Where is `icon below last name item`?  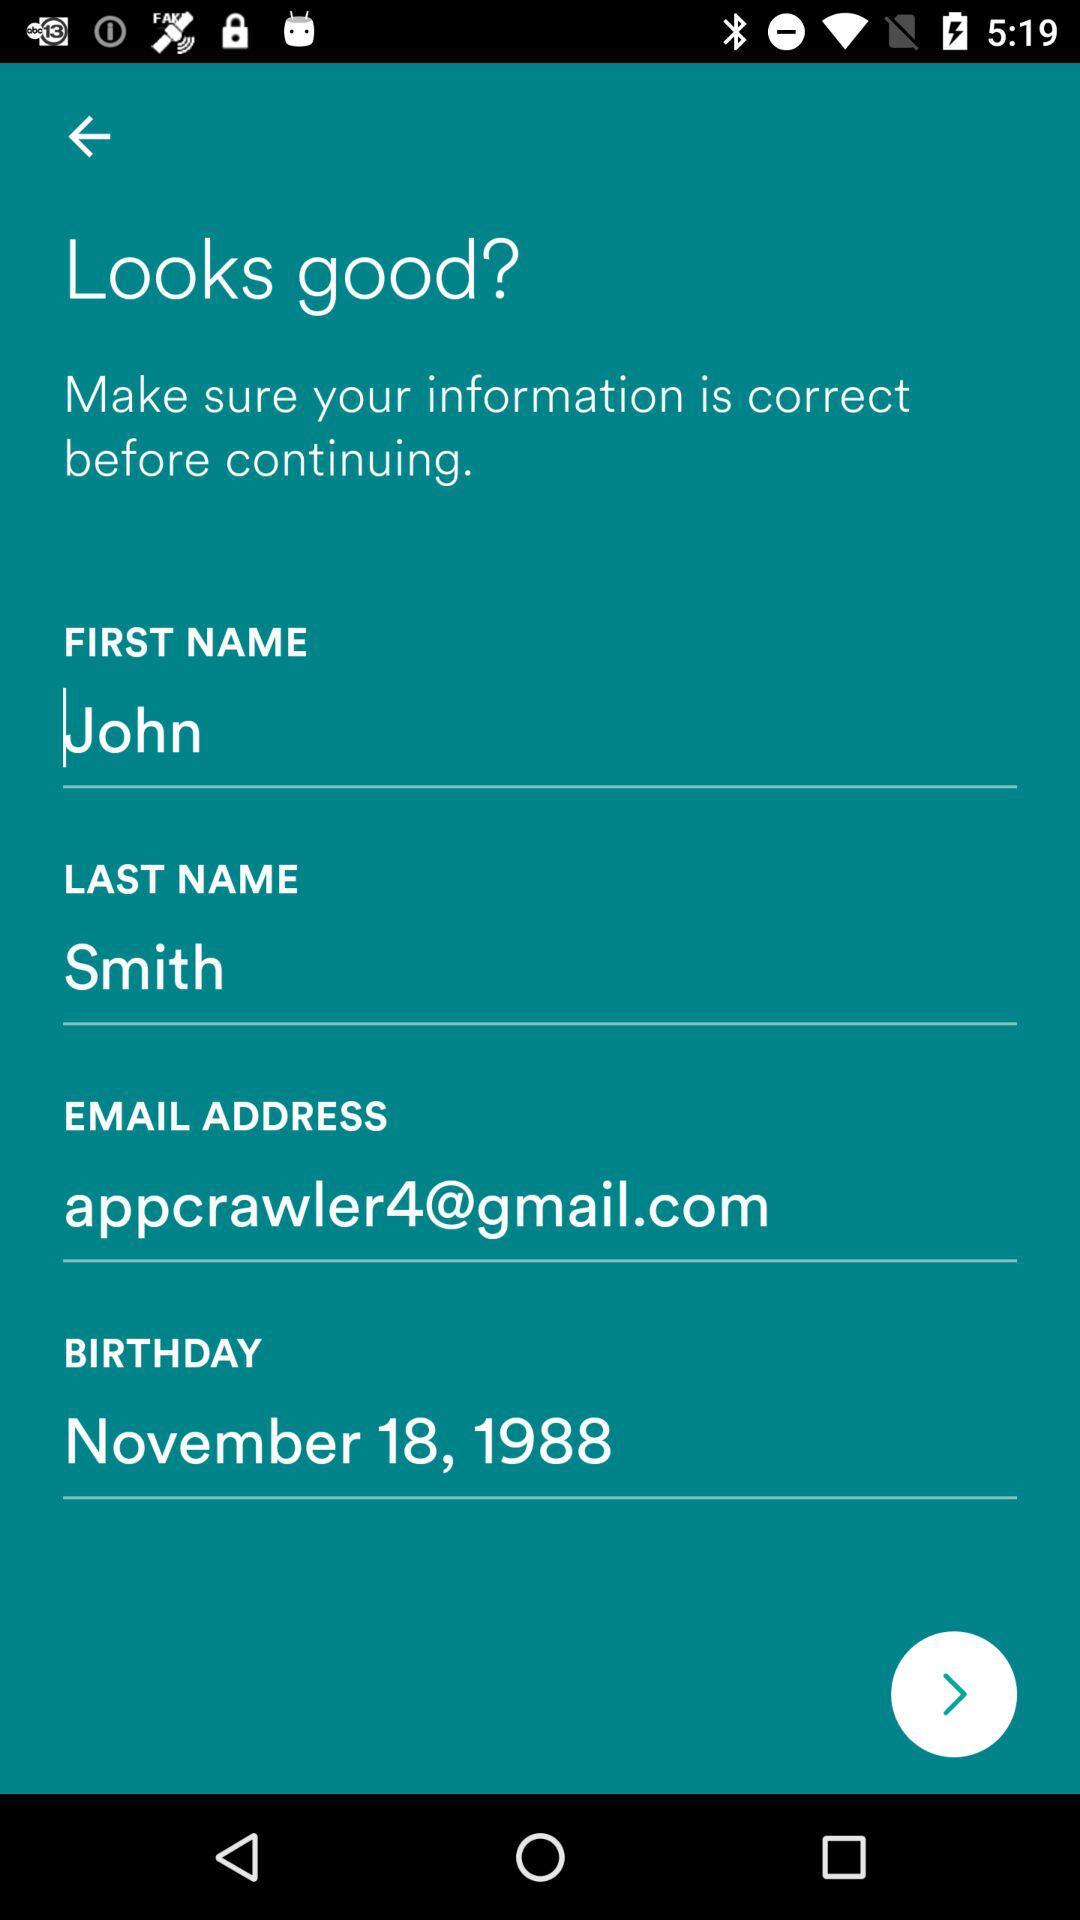 icon below last name item is located at coordinates (540, 964).